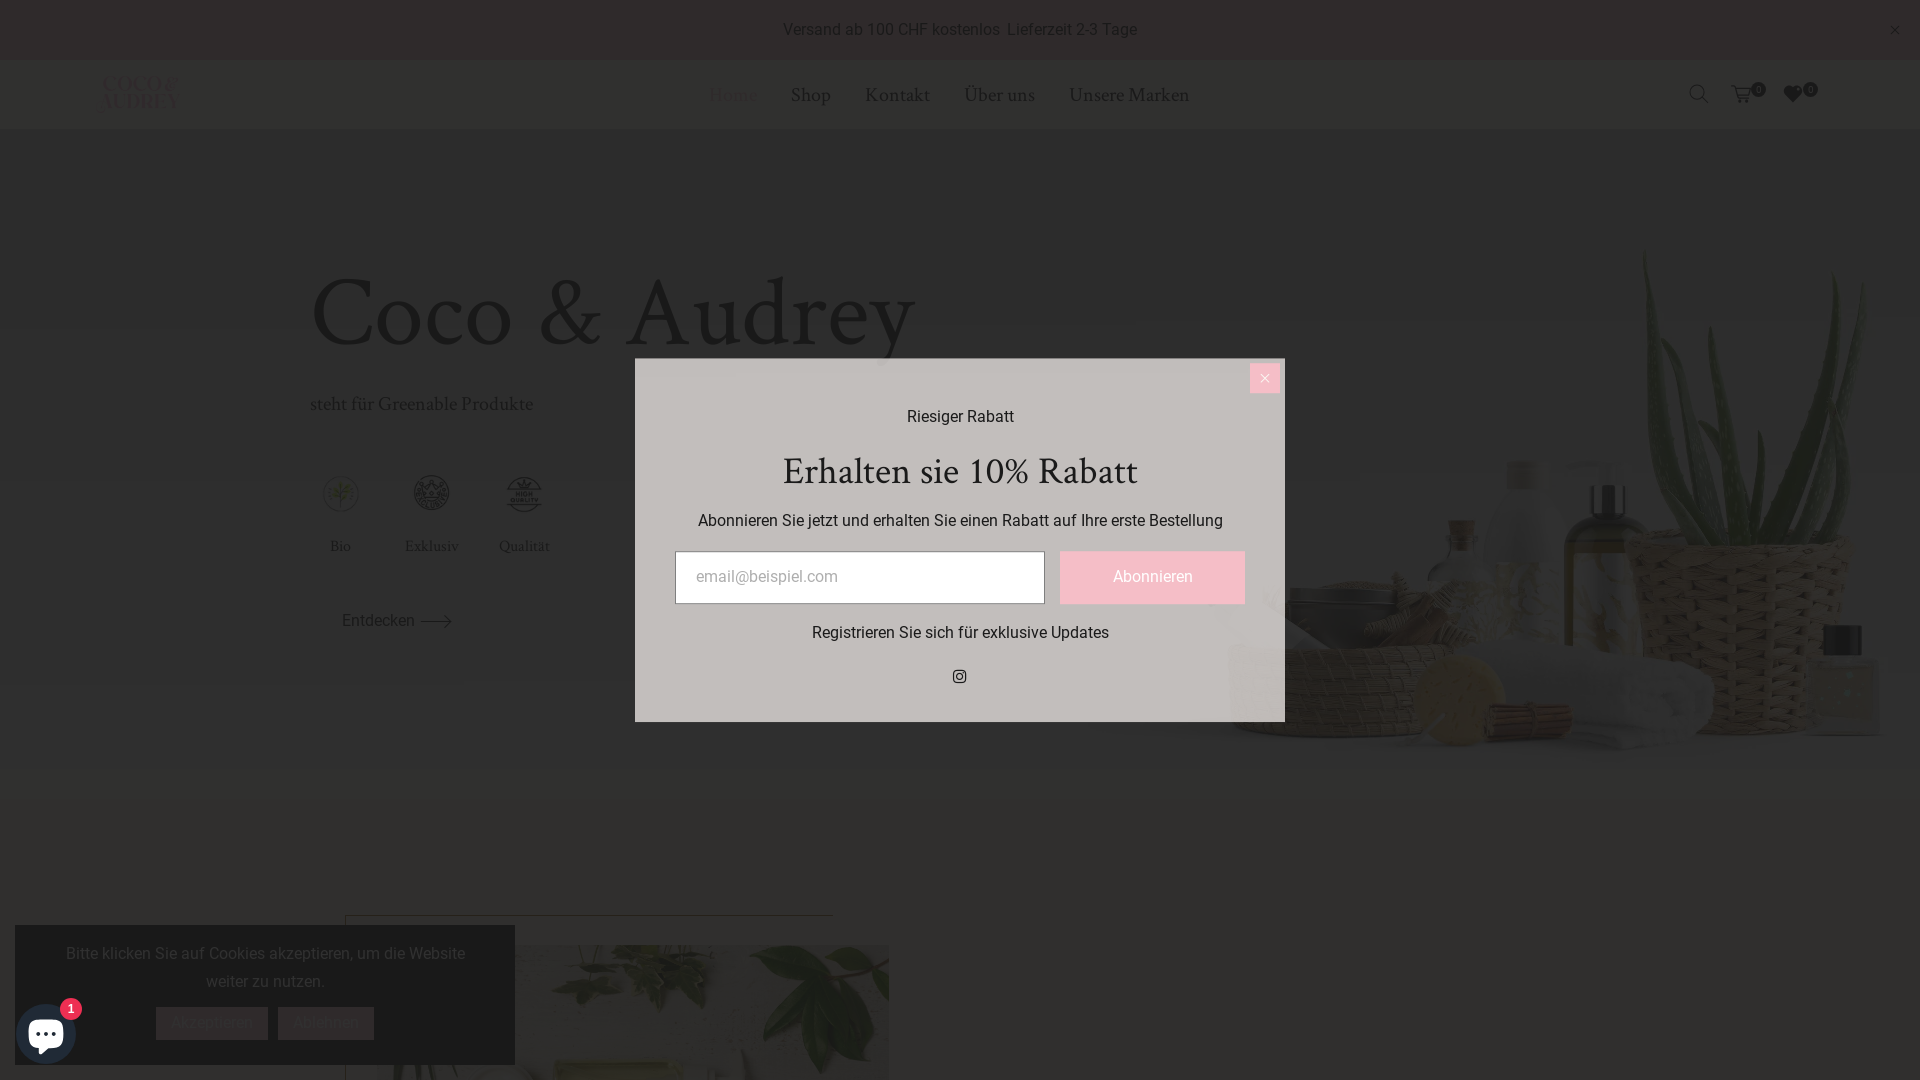  What do you see at coordinates (1772, 93) in the screenshot?
I see `'0'` at bounding box center [1772, 93].